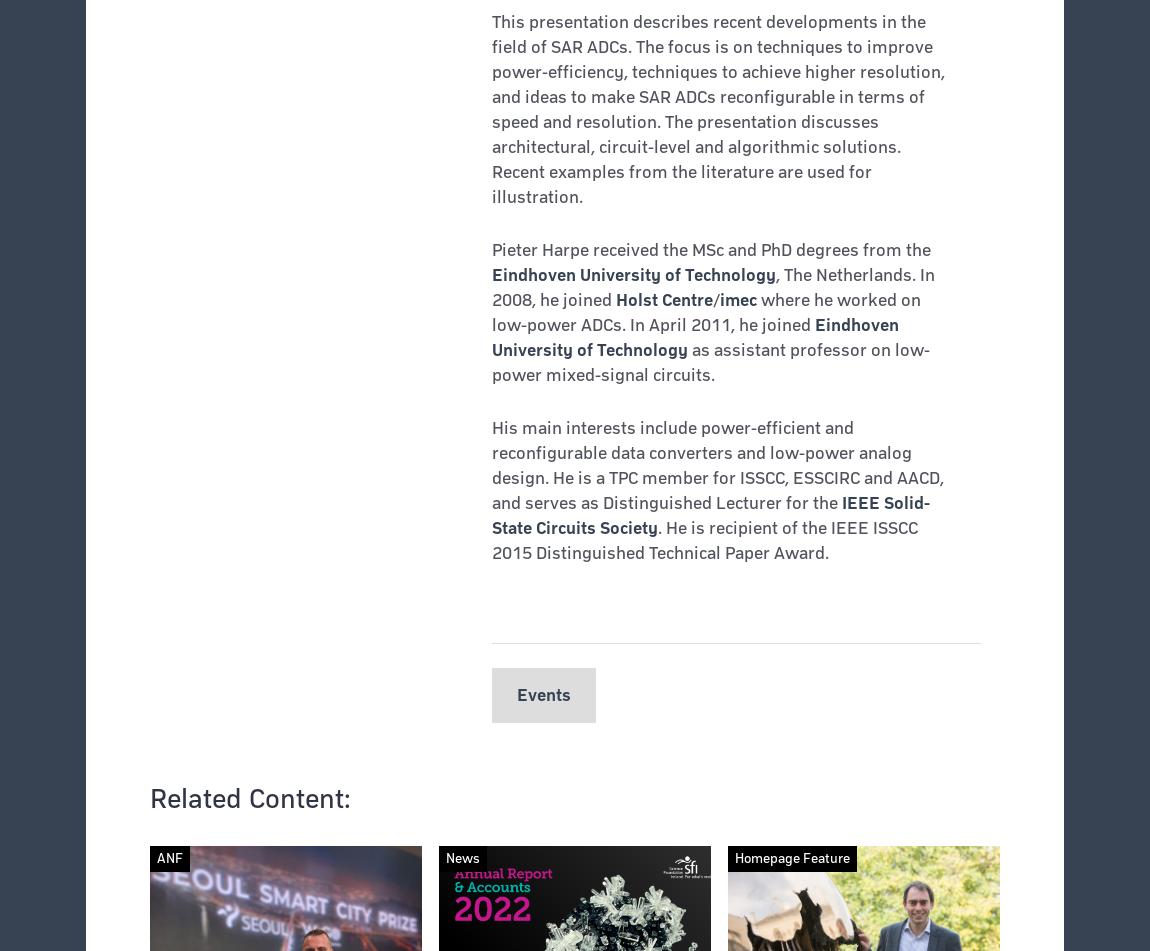 The image size is (1150, 951). Describe the element at coordinates (709, 248) in the screenshot. I see `'Pieter Harpe received the MSc and PhD degrees from the'` at that location.